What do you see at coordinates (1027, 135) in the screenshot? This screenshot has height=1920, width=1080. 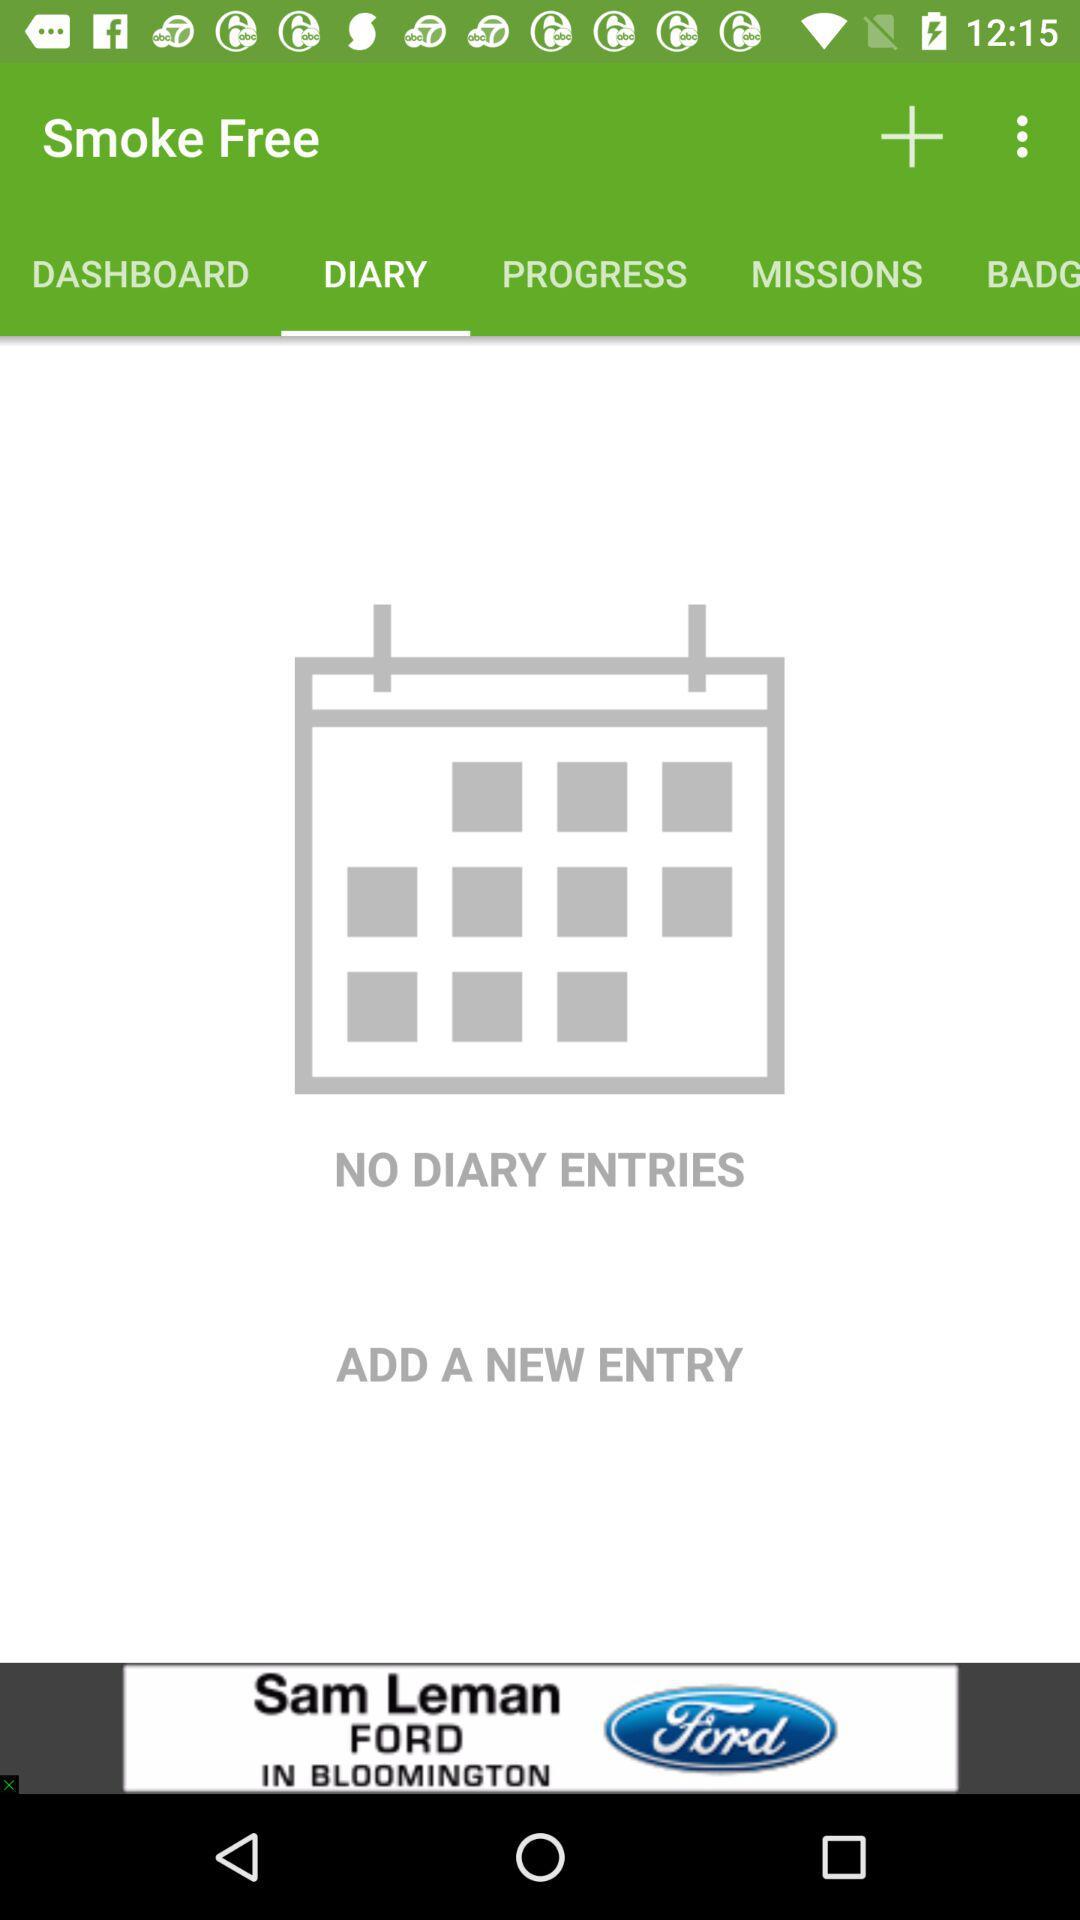 I see `item above the badges icon` at bounding box center [1027, 135].